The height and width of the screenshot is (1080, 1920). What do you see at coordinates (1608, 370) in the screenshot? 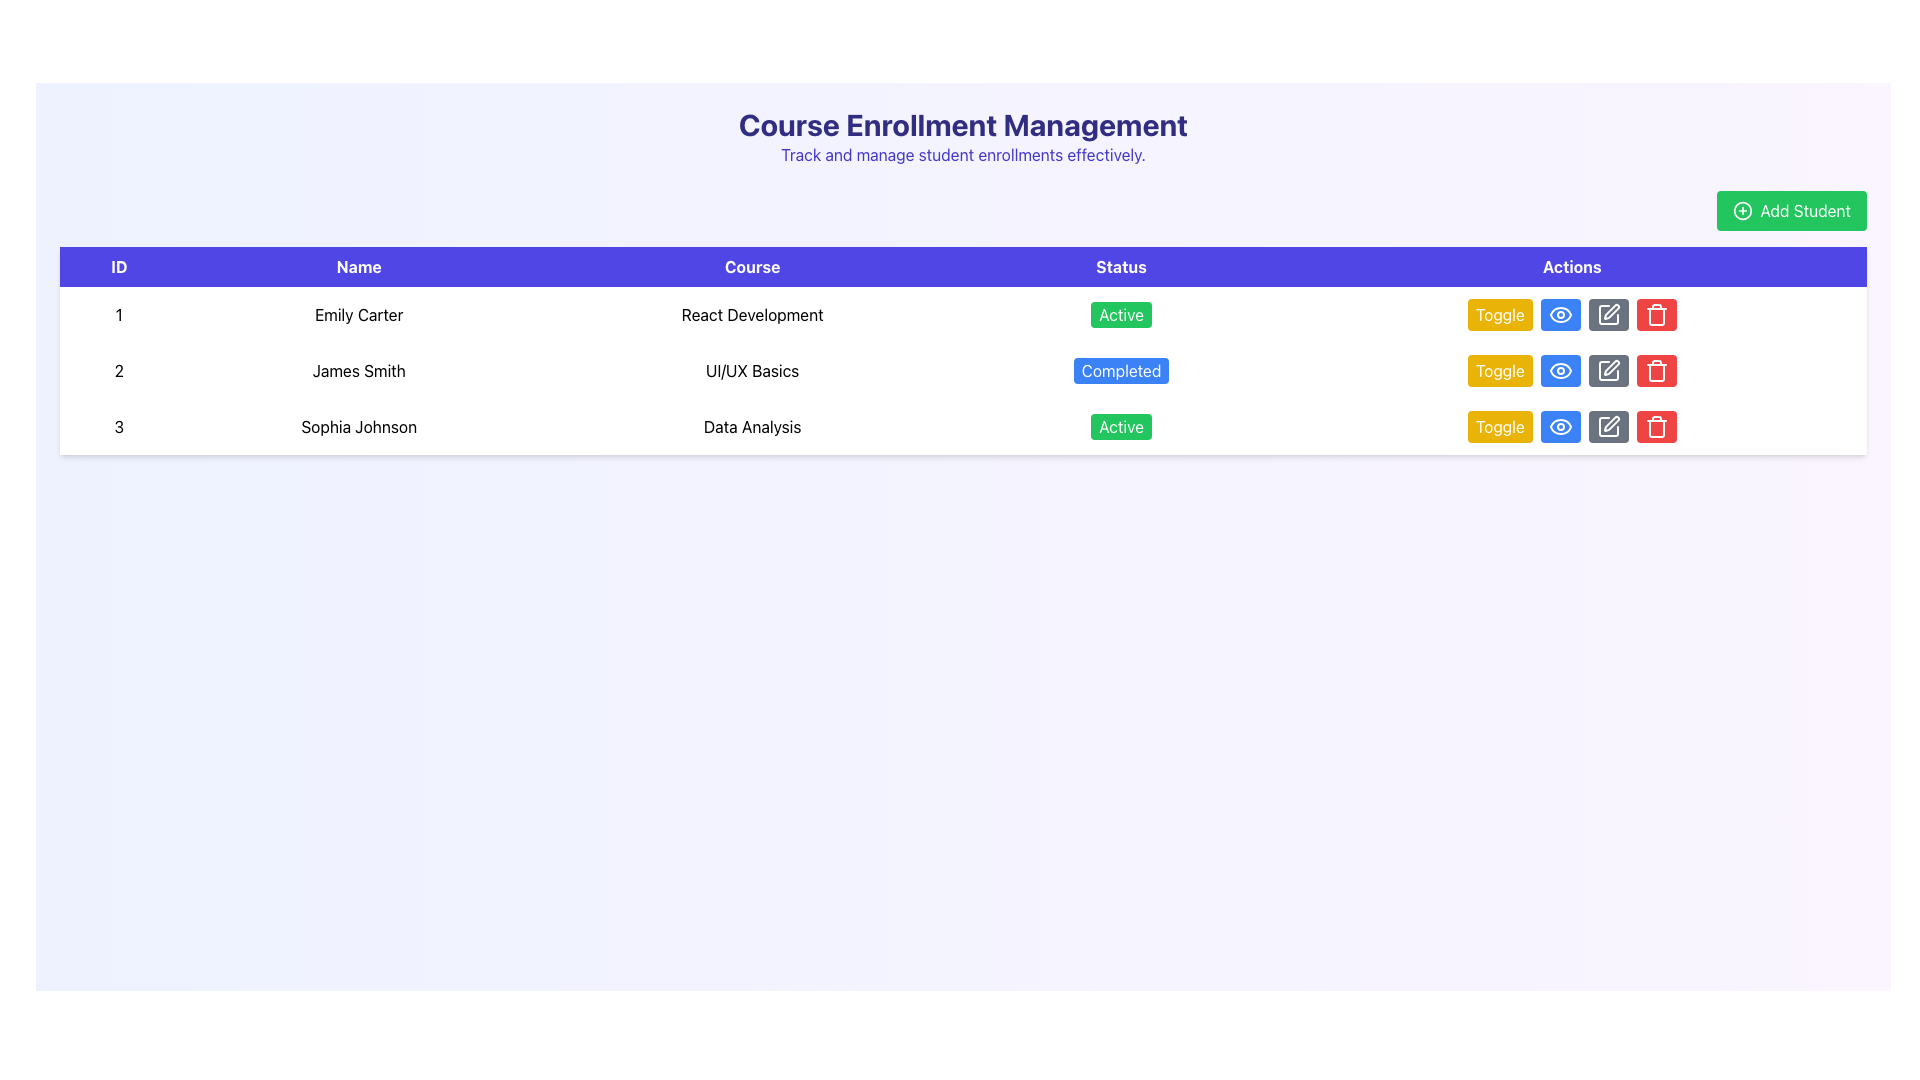
I see `the pen icon button in the 'Actions' column corresponding to the second entry for 'James Smith' to initiate editing` at bounding box center [1608, 370].